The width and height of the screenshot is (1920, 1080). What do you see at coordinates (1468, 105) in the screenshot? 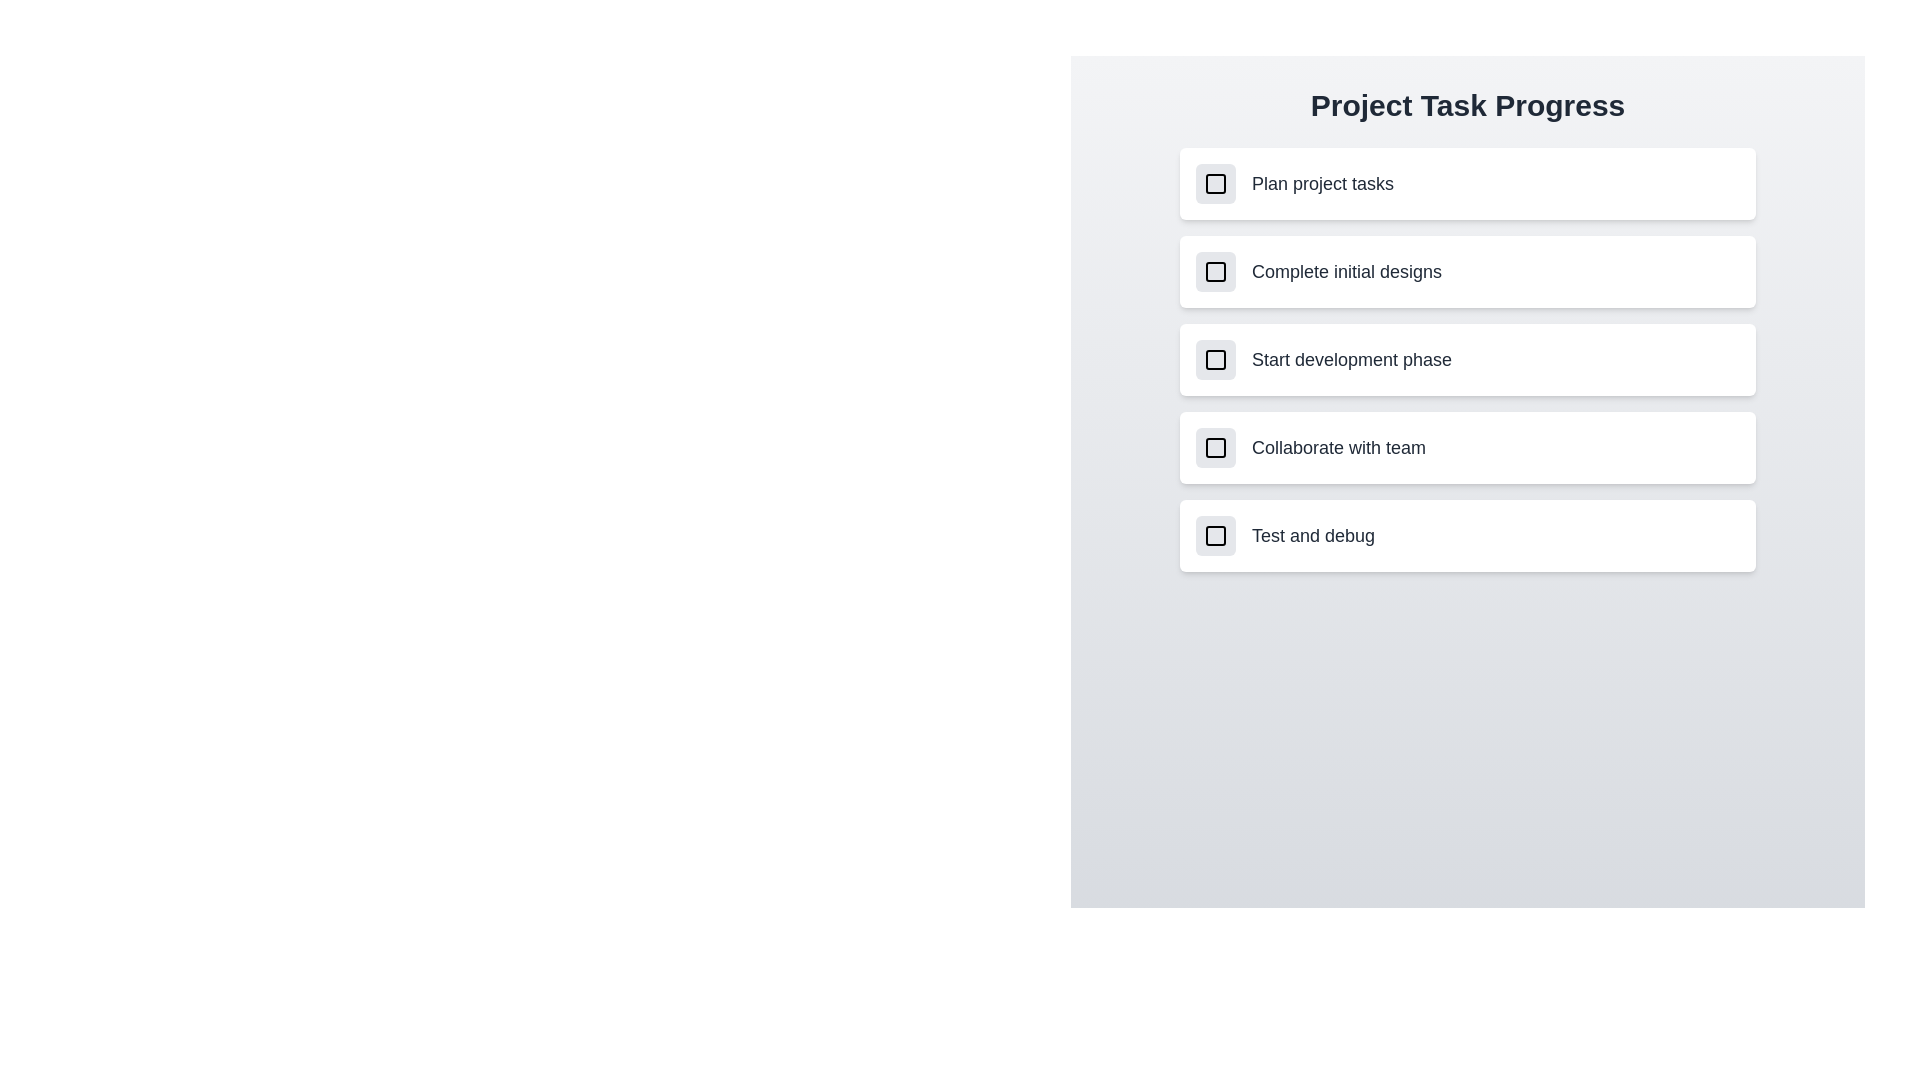
I see `the title 'Project Task Progress' to interact with it` at bounding box center [1468, 105].